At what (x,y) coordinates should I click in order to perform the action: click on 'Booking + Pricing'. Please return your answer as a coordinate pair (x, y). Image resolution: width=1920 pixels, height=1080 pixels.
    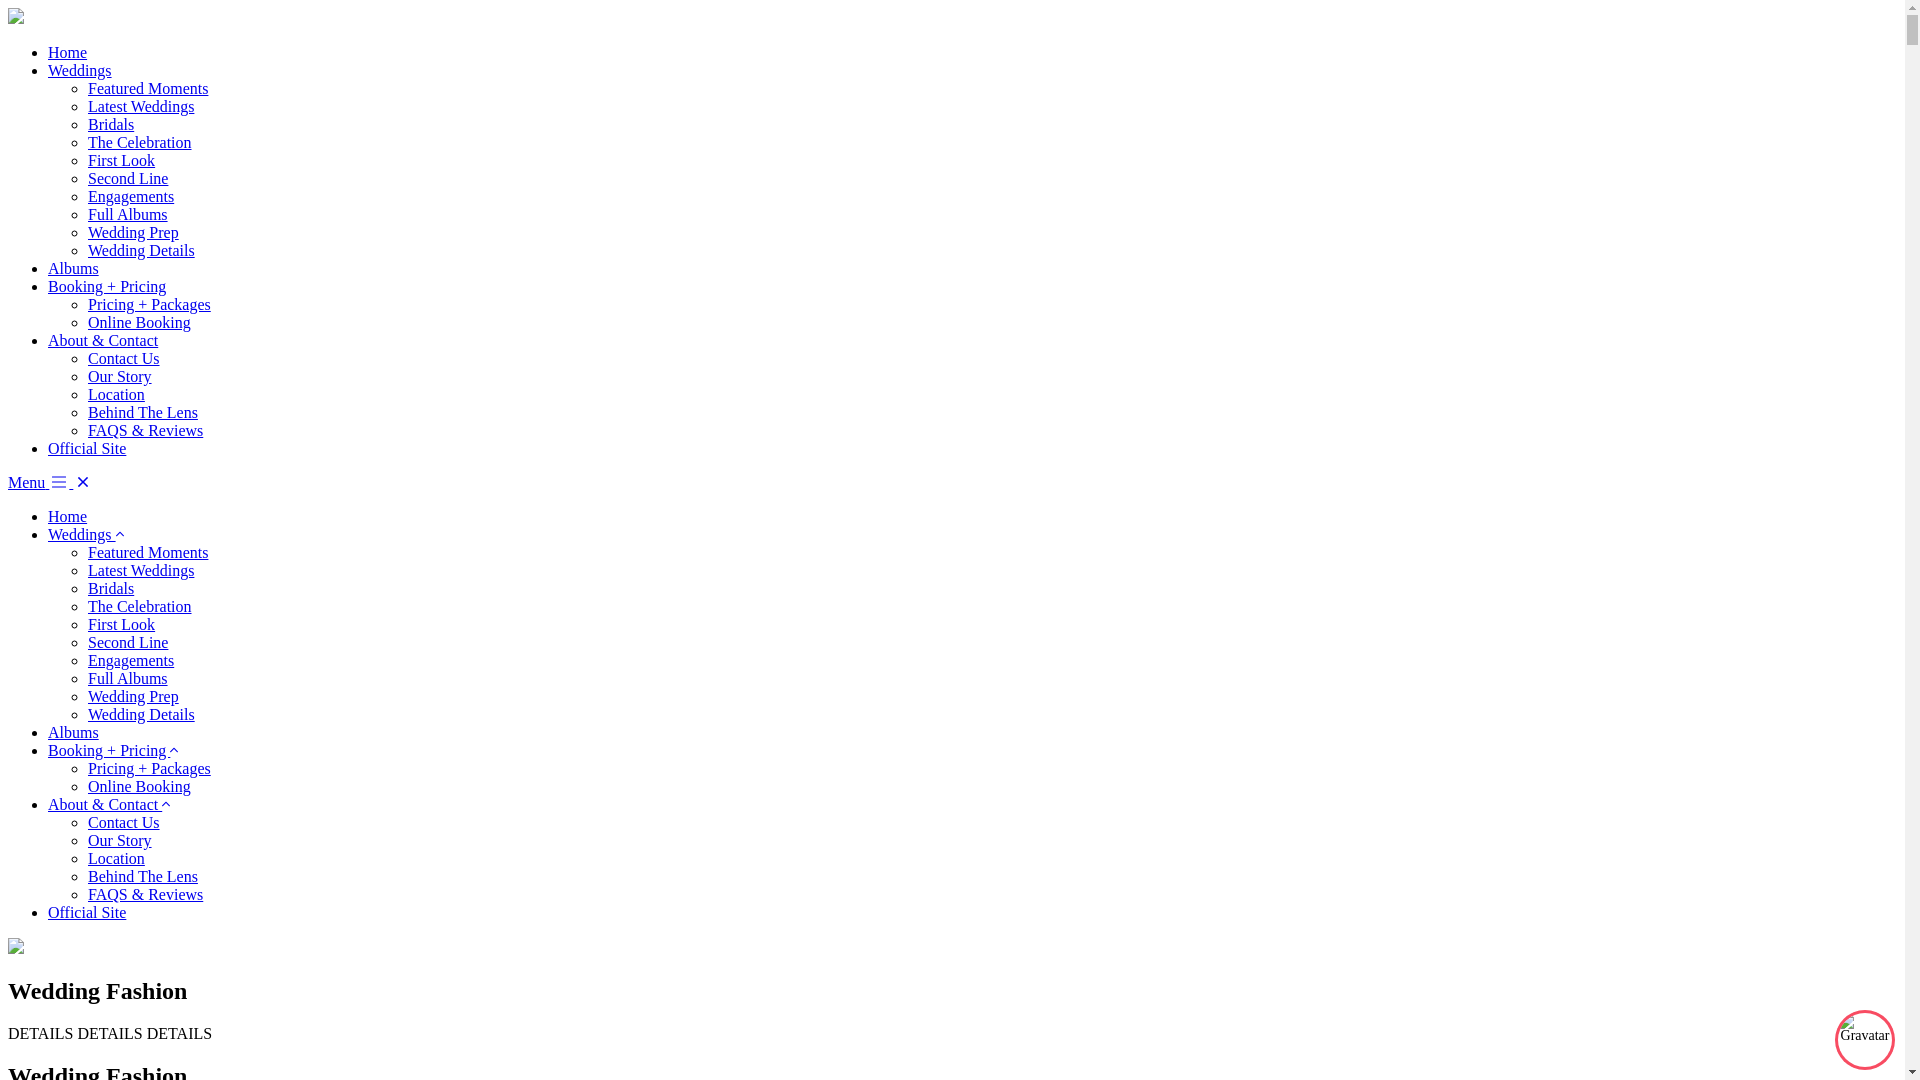
    Looking at the image, I should click on (105, 286).